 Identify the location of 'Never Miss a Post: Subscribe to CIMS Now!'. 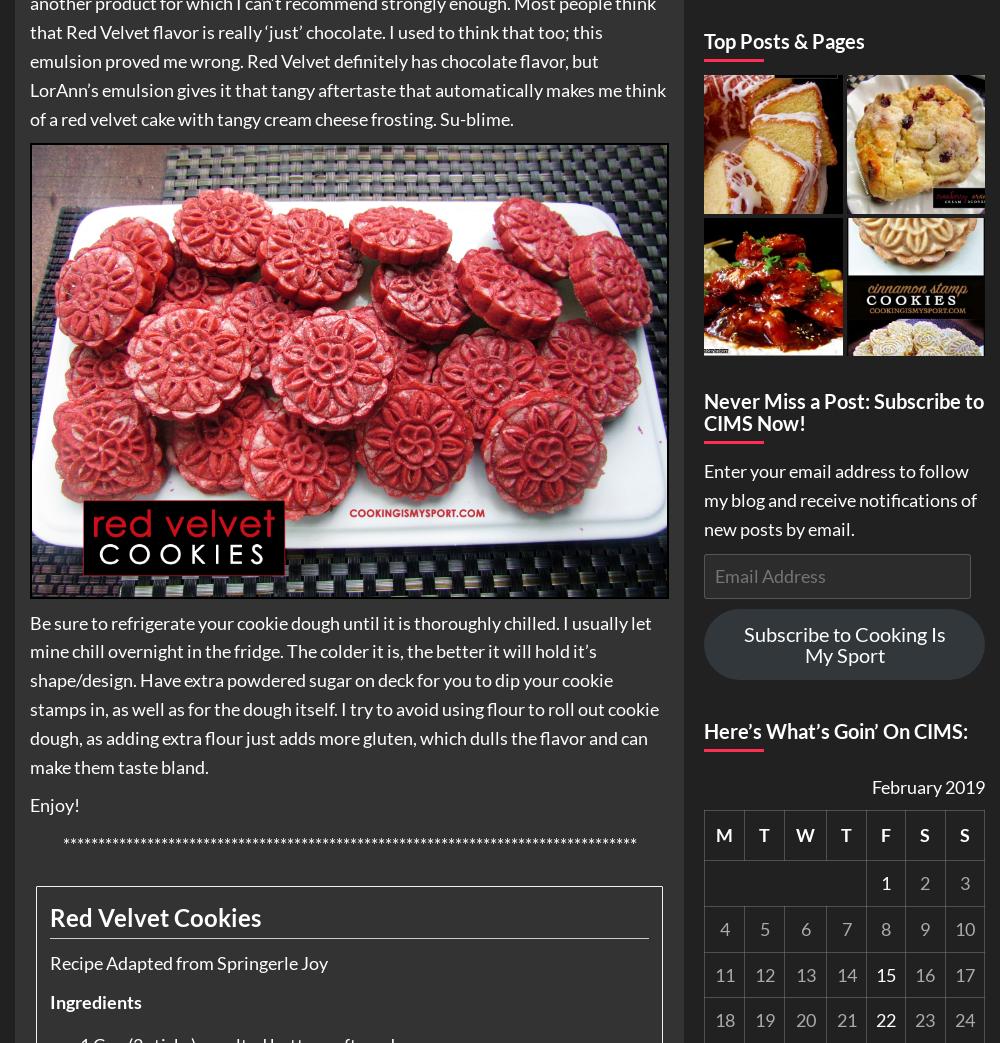
(703, 411).